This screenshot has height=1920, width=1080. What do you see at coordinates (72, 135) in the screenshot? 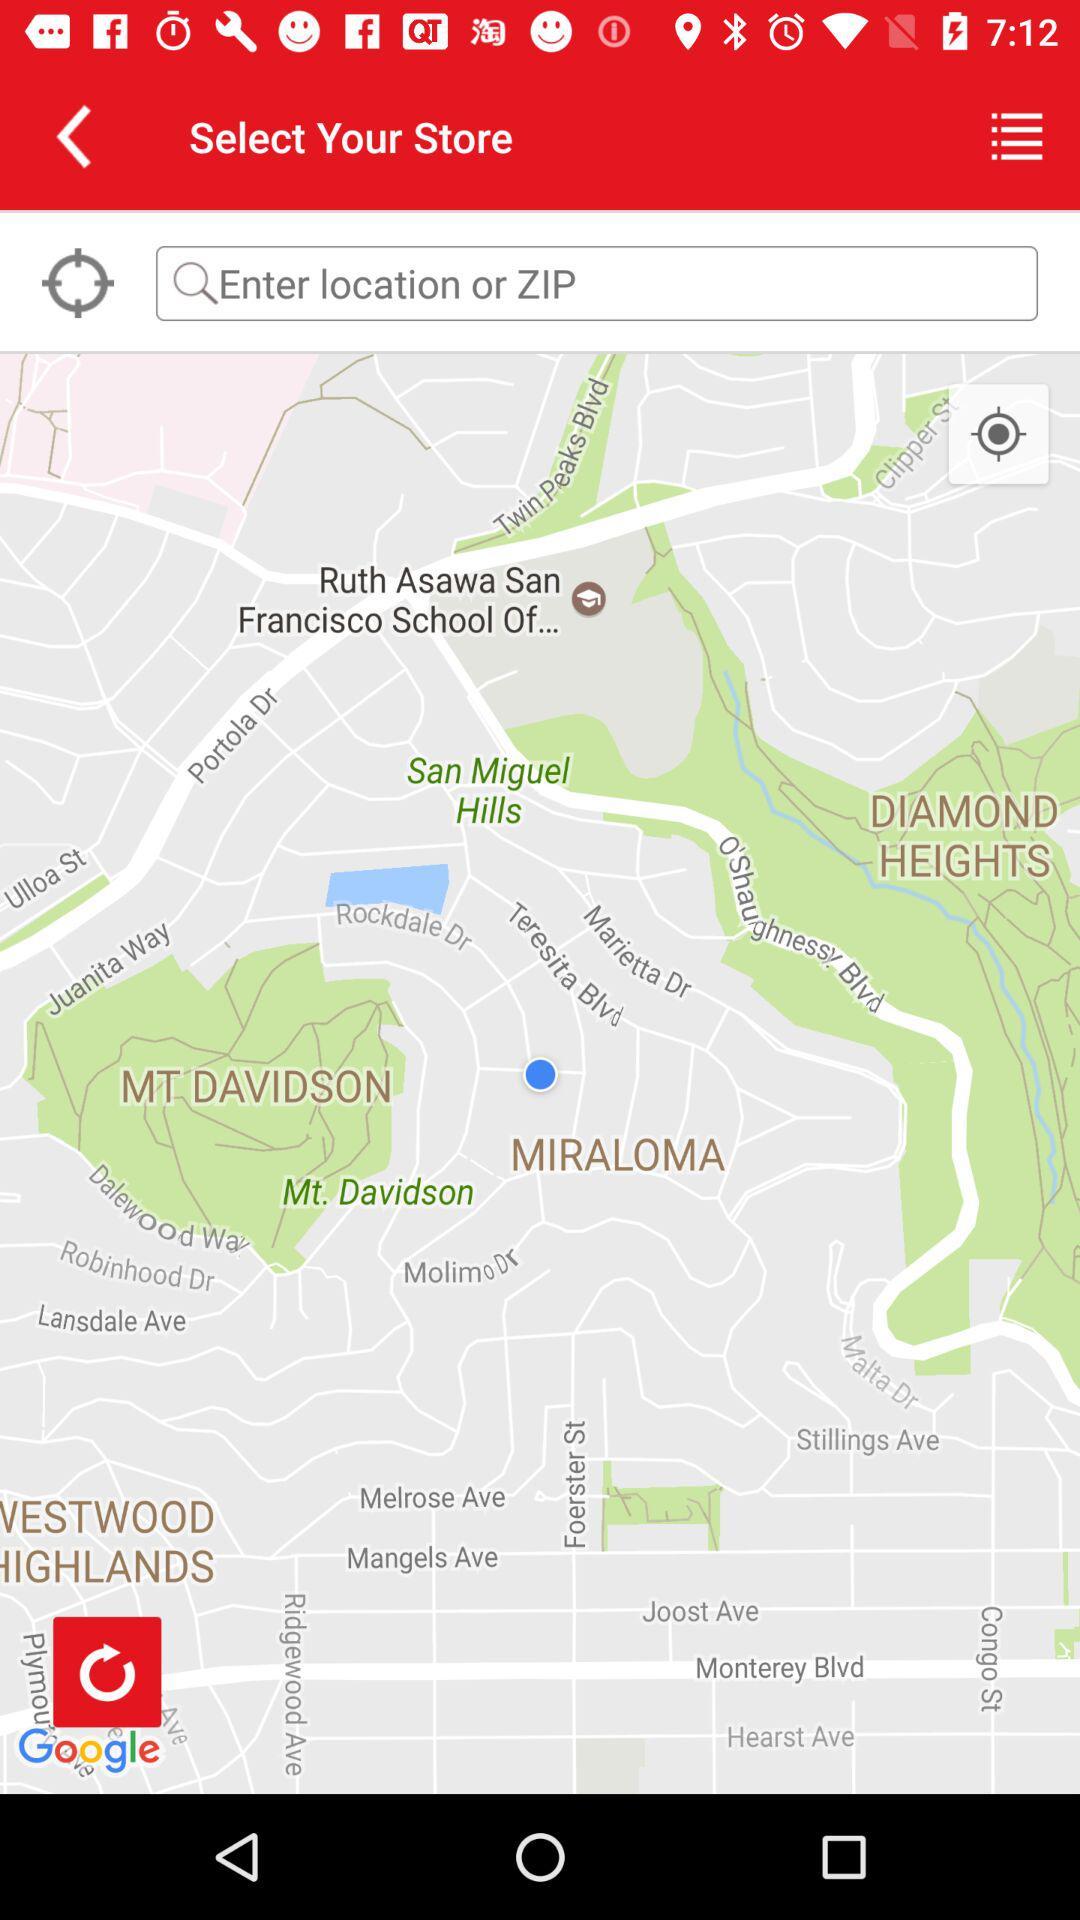
I see `the icon next to the select your store item` at bounding box center [72, 135].